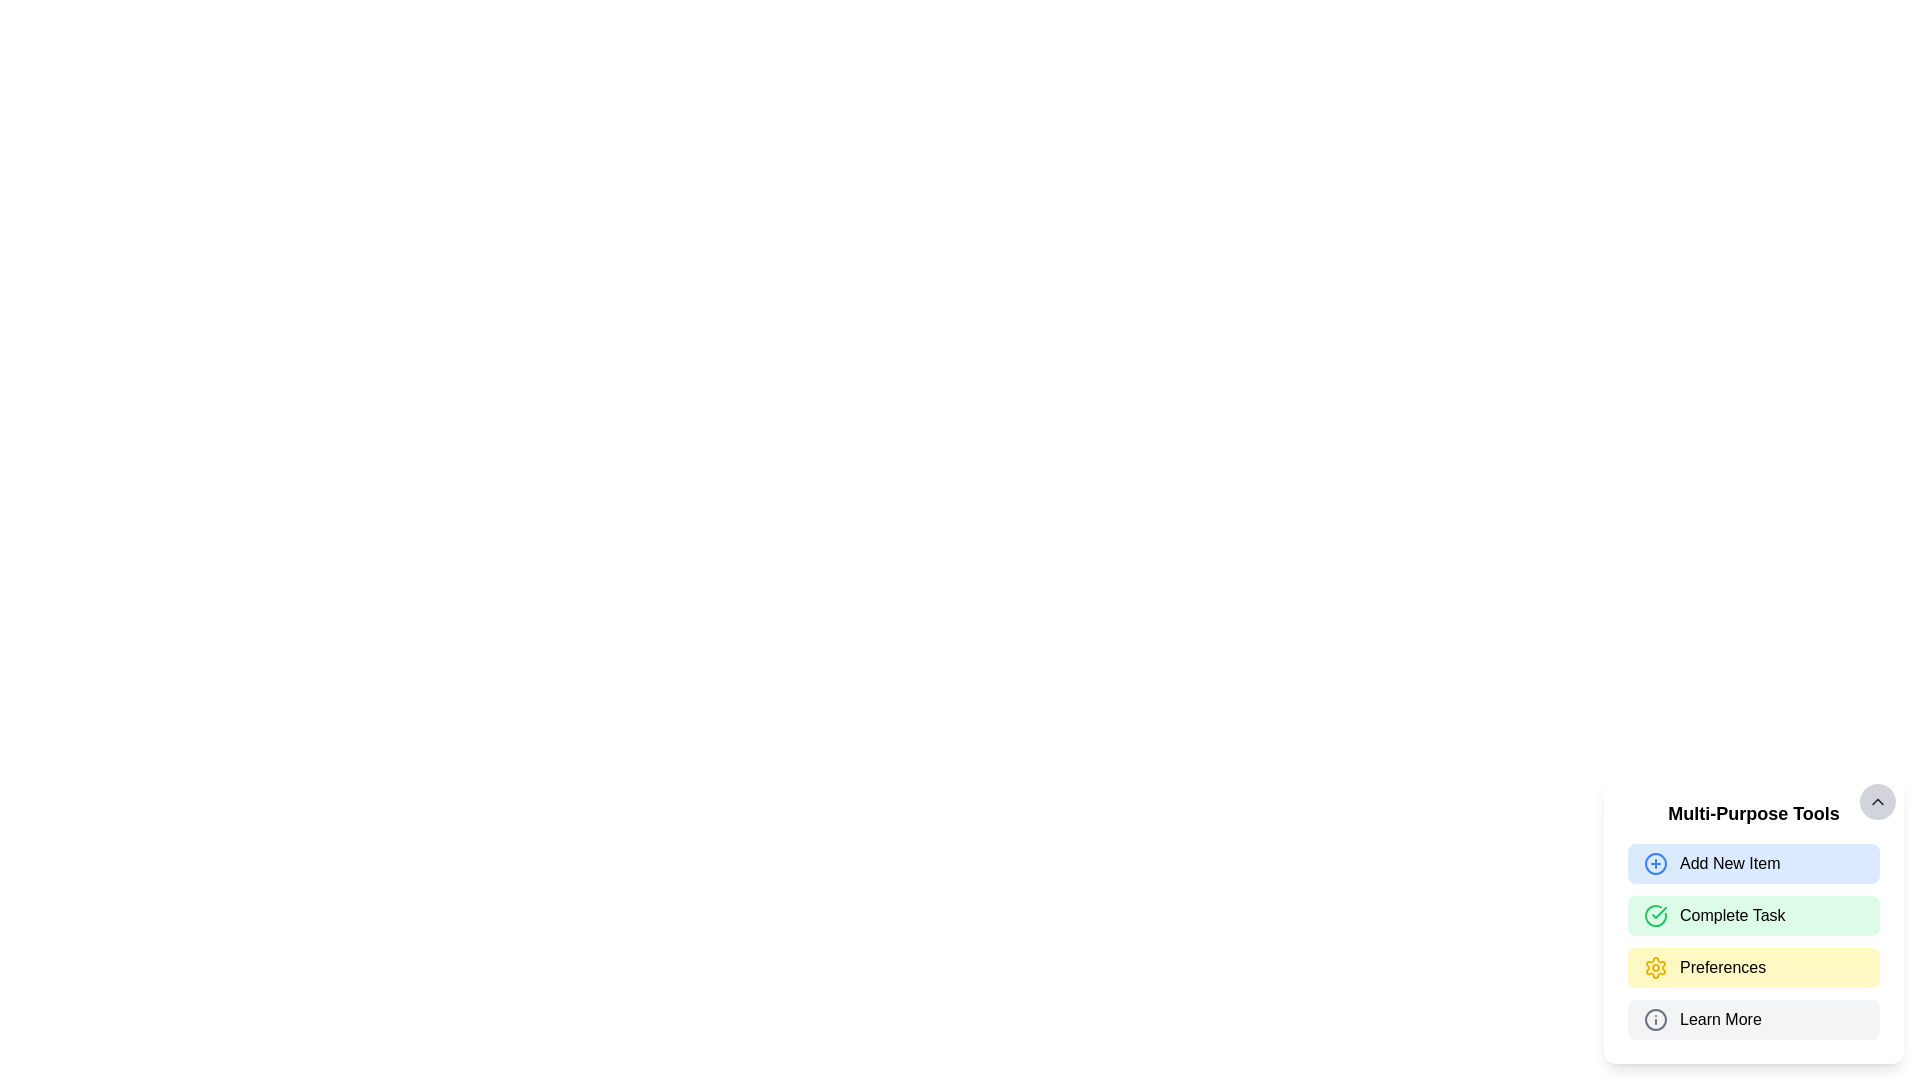  What do you see at coordinates (1656, 1019) in the screenshot?
I see `the decorative icon located on the left side of the 'Learn More' button in the vertically stacked list of tools and options` at bounding box center [1656, 1019].